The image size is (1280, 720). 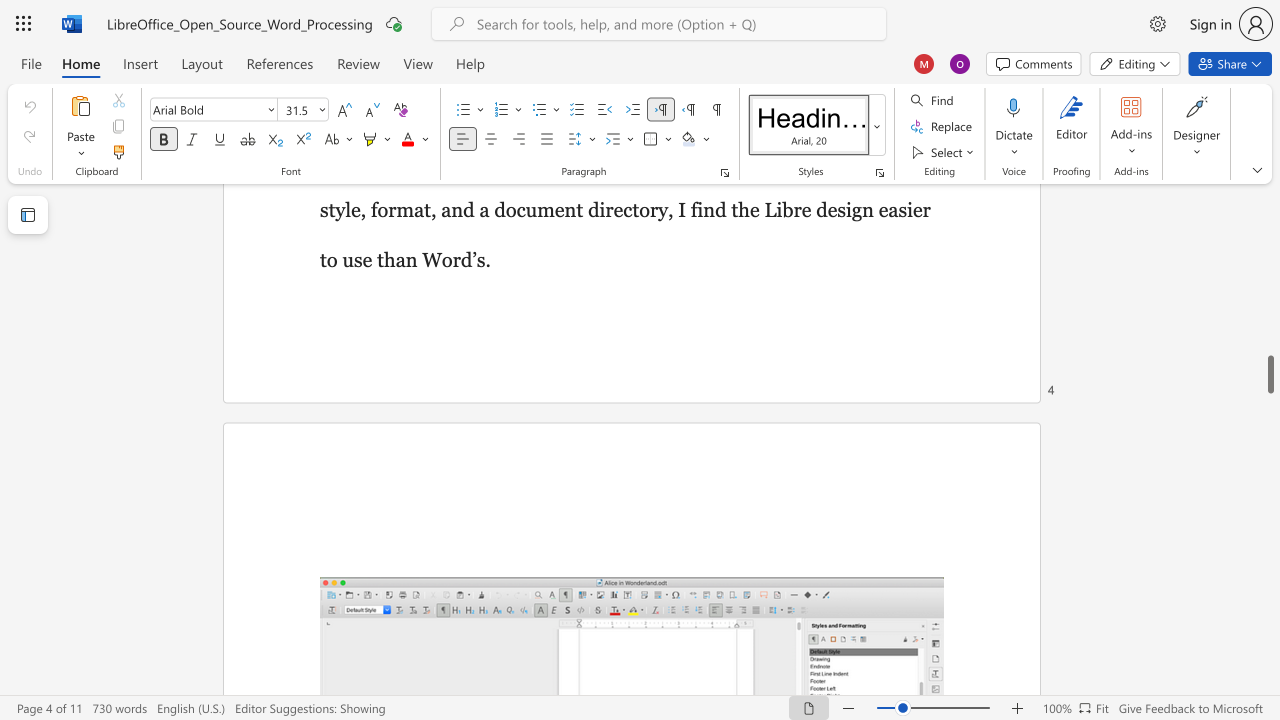 What do you see at coordinates (1269, 310) in the screenshot?
I see `the vertical scrollbar to raise the page content` at bounding box center [1269, 310].